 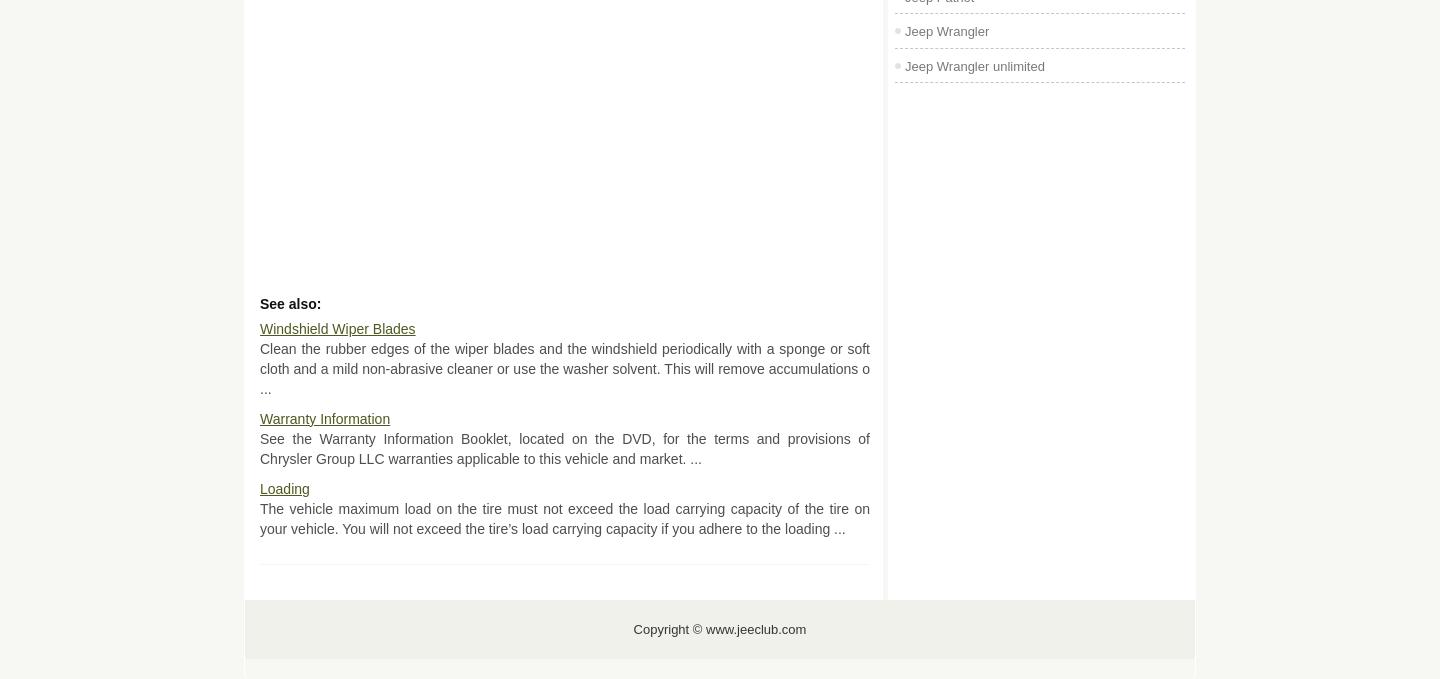 I want to click on 'Warranty Information', so click(x=325, y=416).